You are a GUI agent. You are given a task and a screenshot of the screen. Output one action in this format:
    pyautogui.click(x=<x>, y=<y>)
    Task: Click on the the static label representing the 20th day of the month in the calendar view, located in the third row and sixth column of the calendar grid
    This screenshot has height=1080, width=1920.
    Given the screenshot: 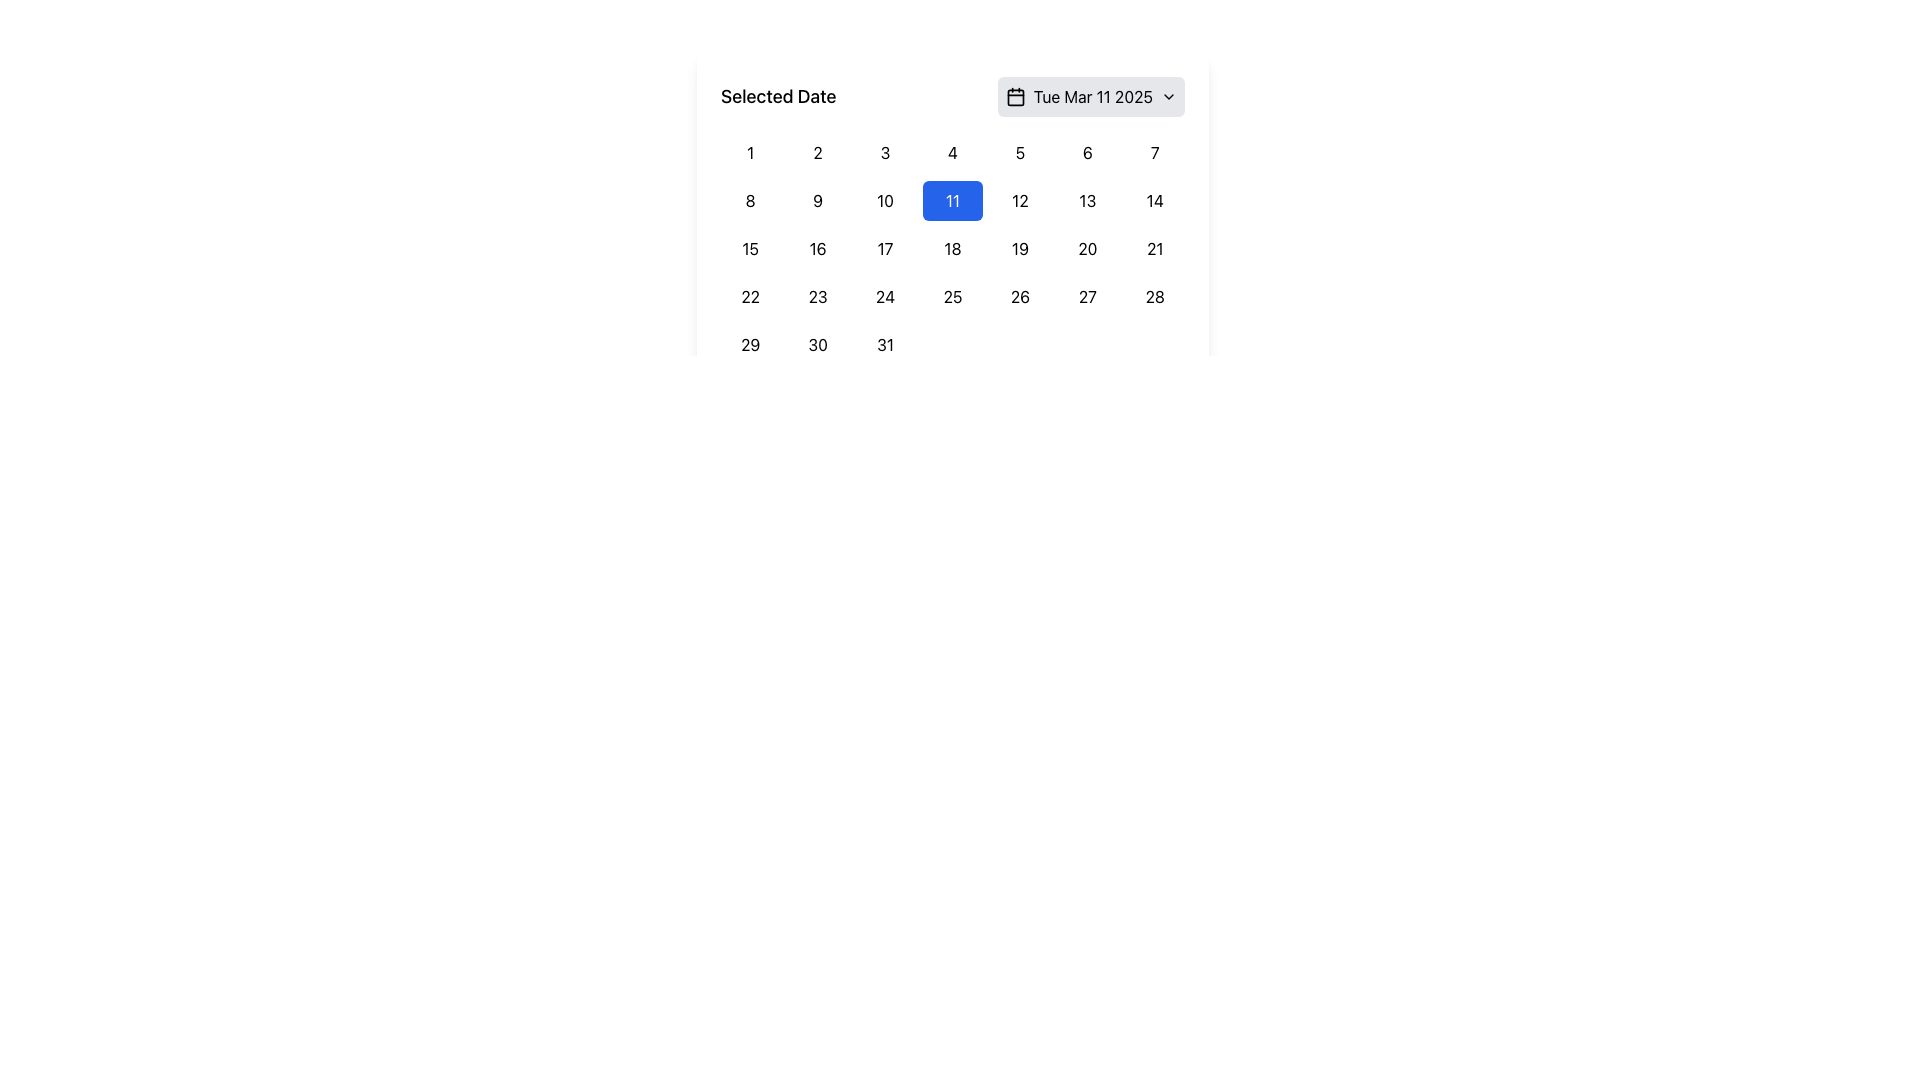 What is the action you would take?
    pyautogui.click(x=1086, y=248)
    